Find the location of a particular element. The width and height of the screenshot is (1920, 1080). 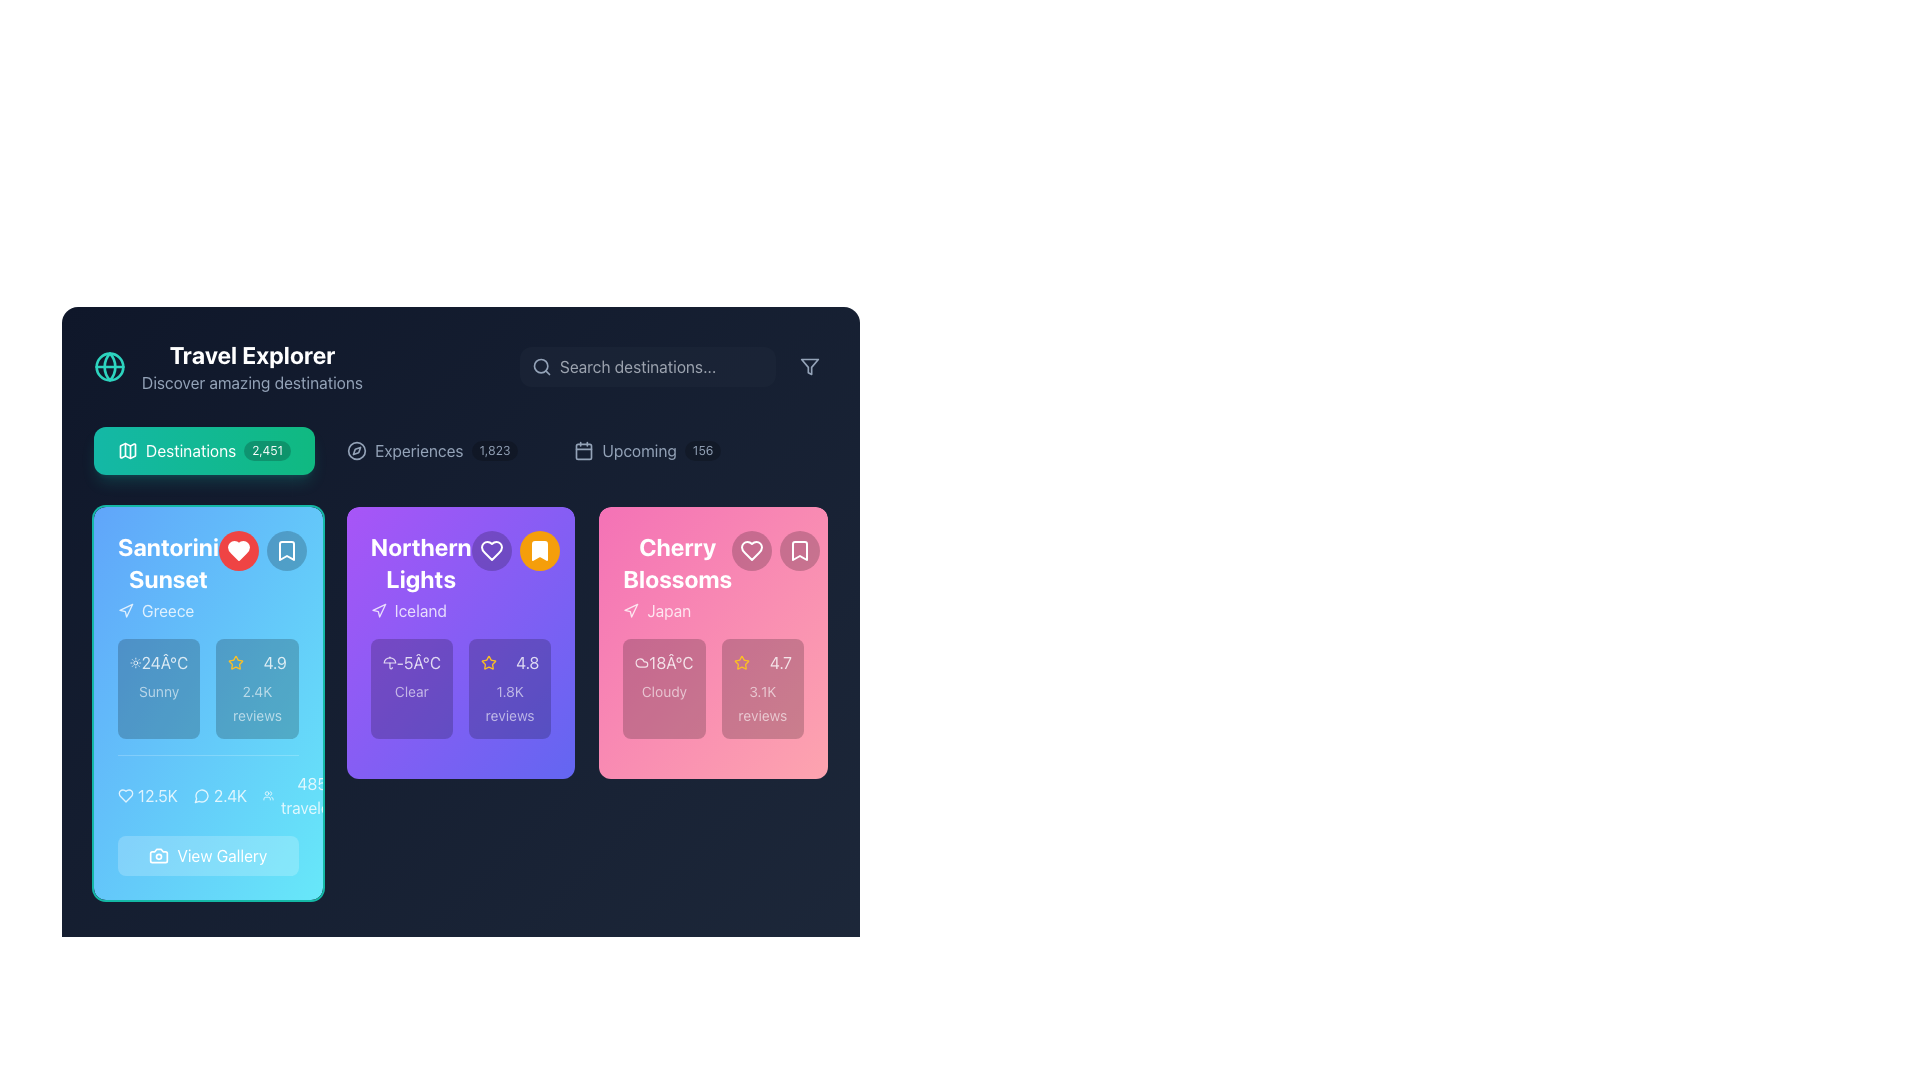

the chat bubble icon located within the 'Santorini Sunset' card is located at coordinates (201, 795).